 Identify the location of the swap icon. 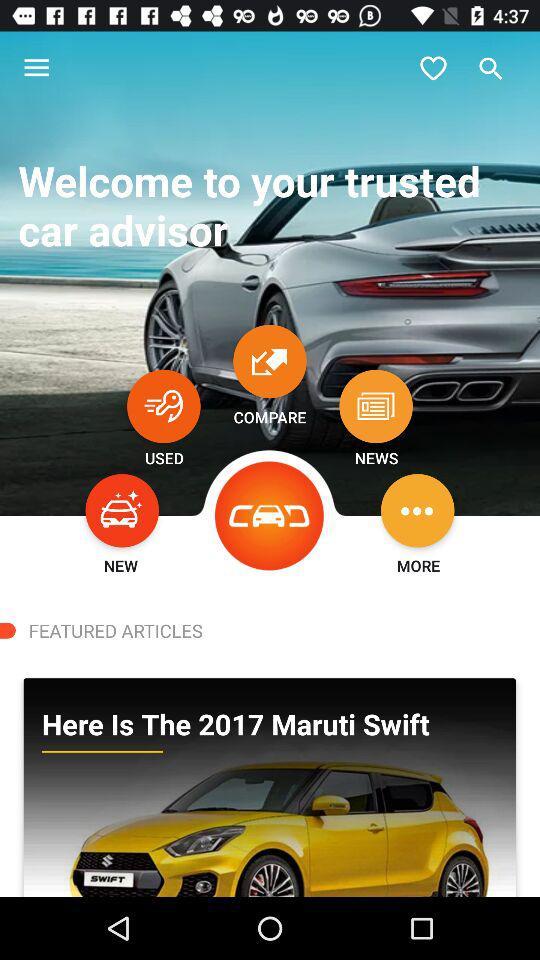
(270, 360).